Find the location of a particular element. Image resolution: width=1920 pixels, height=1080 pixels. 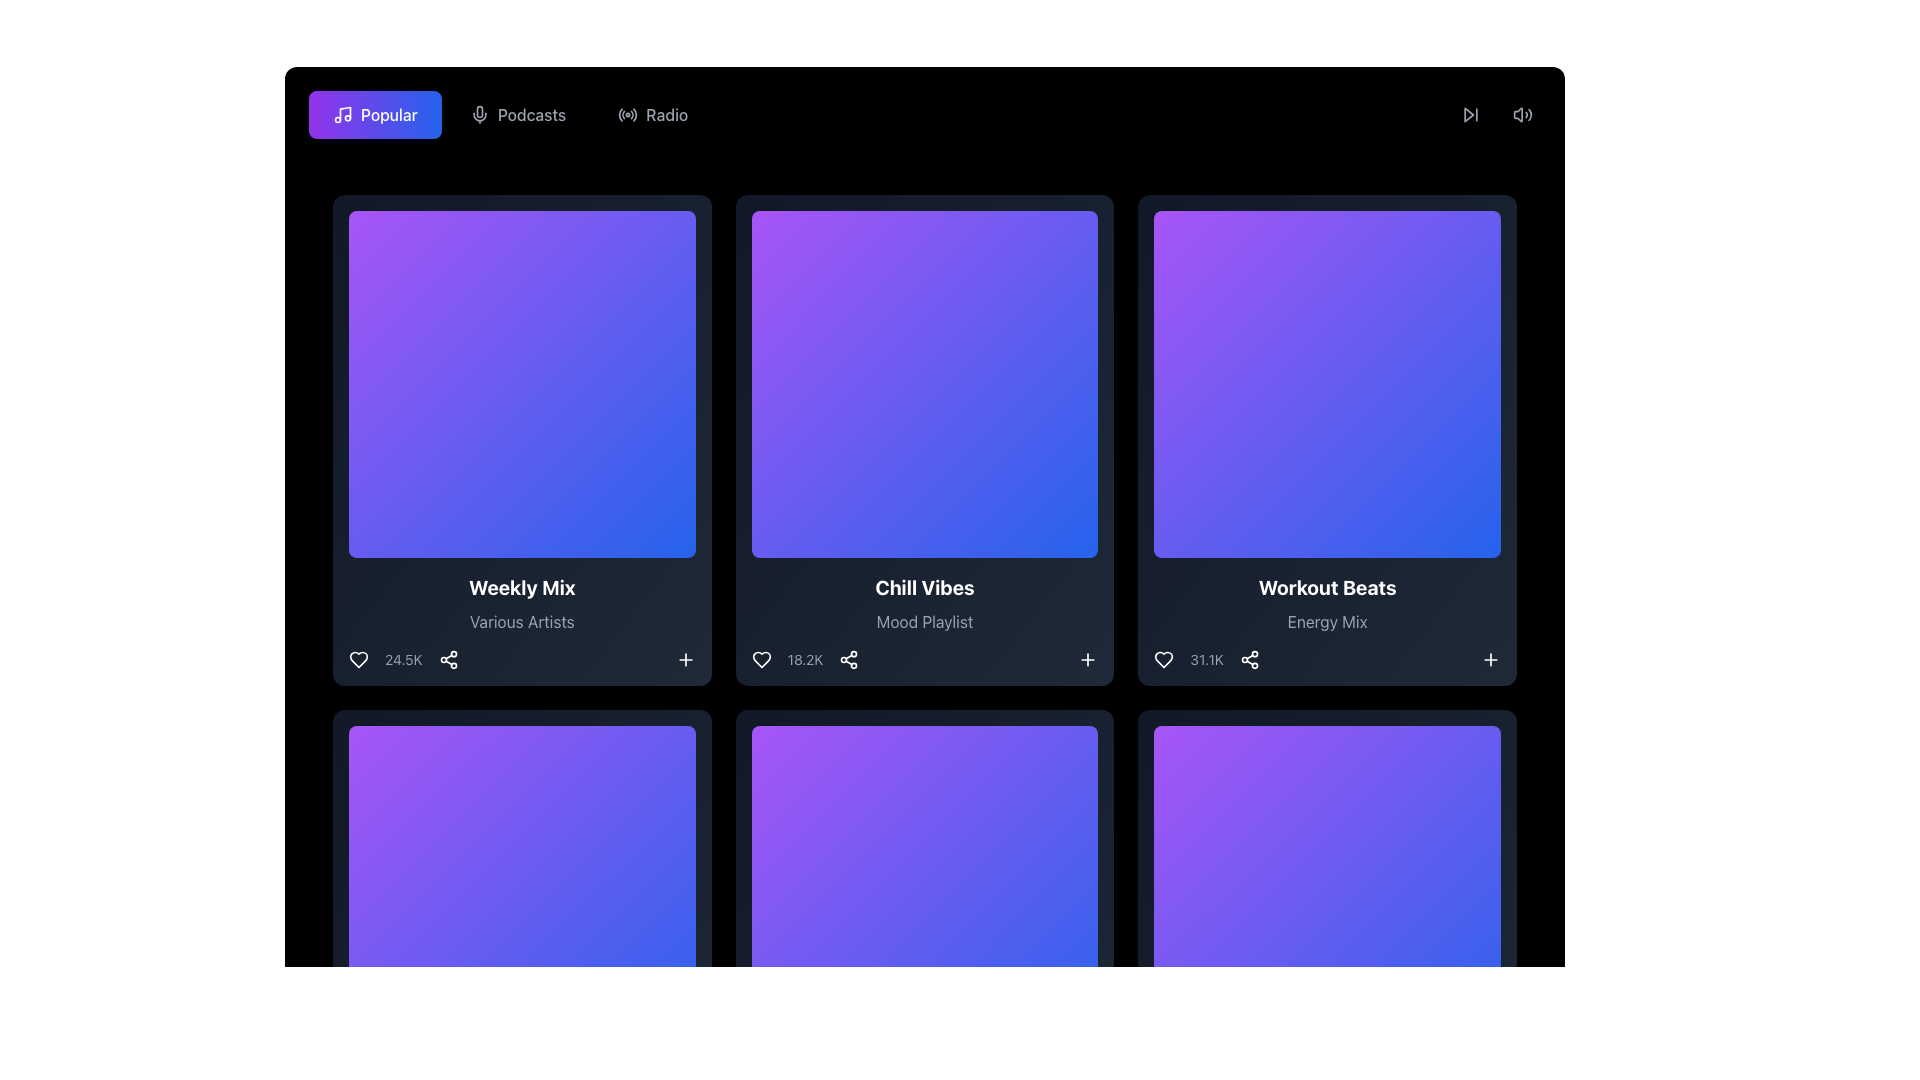

the arrow-like icon located near the top-right corner of the interface is located at coordinates (1468, 115).